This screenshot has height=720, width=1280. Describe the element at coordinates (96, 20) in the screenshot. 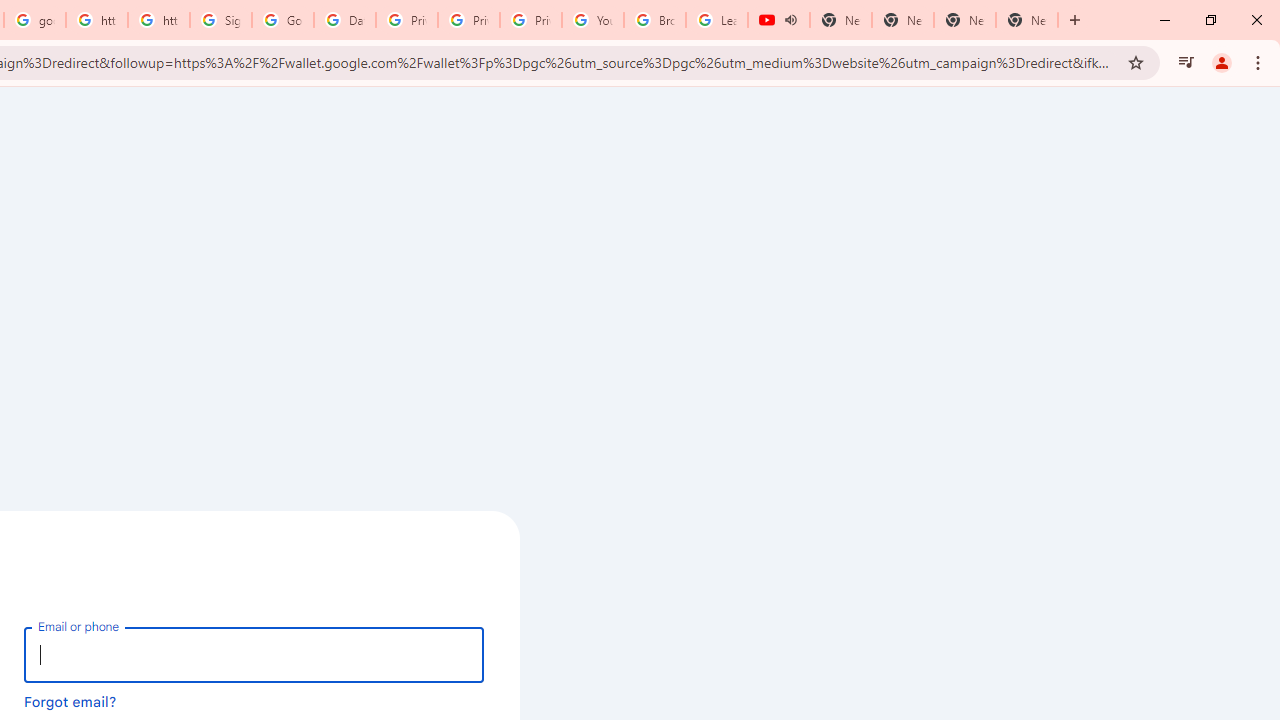

I see `'https://scholar.google.com/'` at that location.